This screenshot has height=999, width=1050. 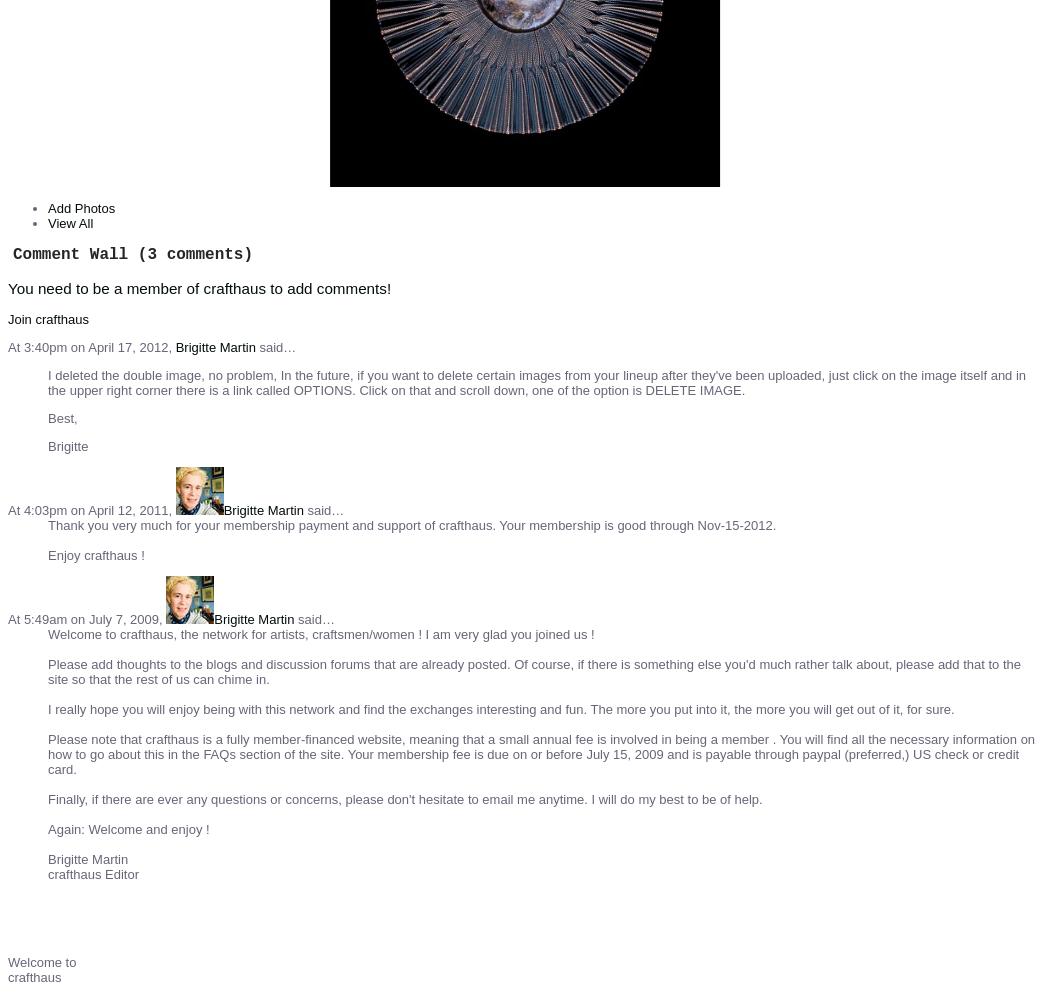 I want to click on 'Best,', so click(x=61, y=416).